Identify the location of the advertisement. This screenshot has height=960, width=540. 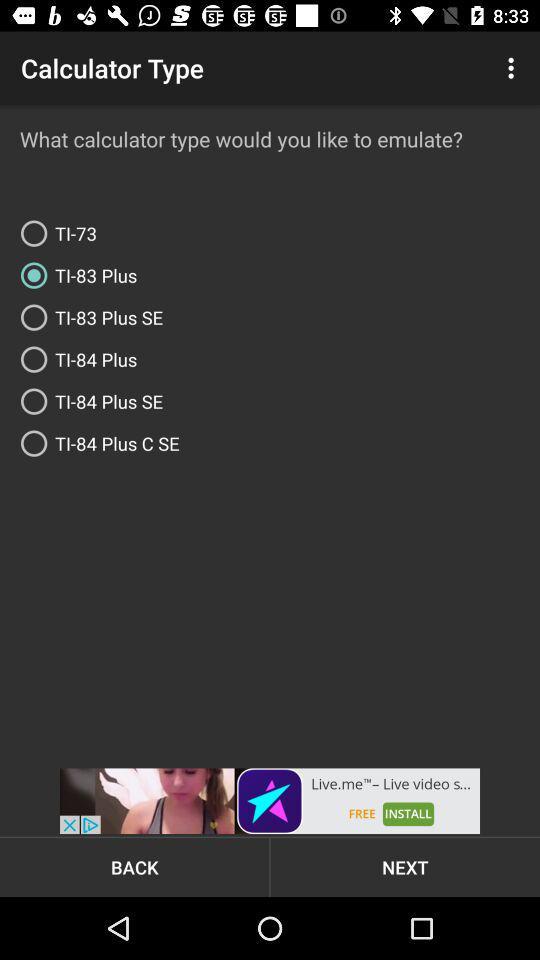
(270, 801).